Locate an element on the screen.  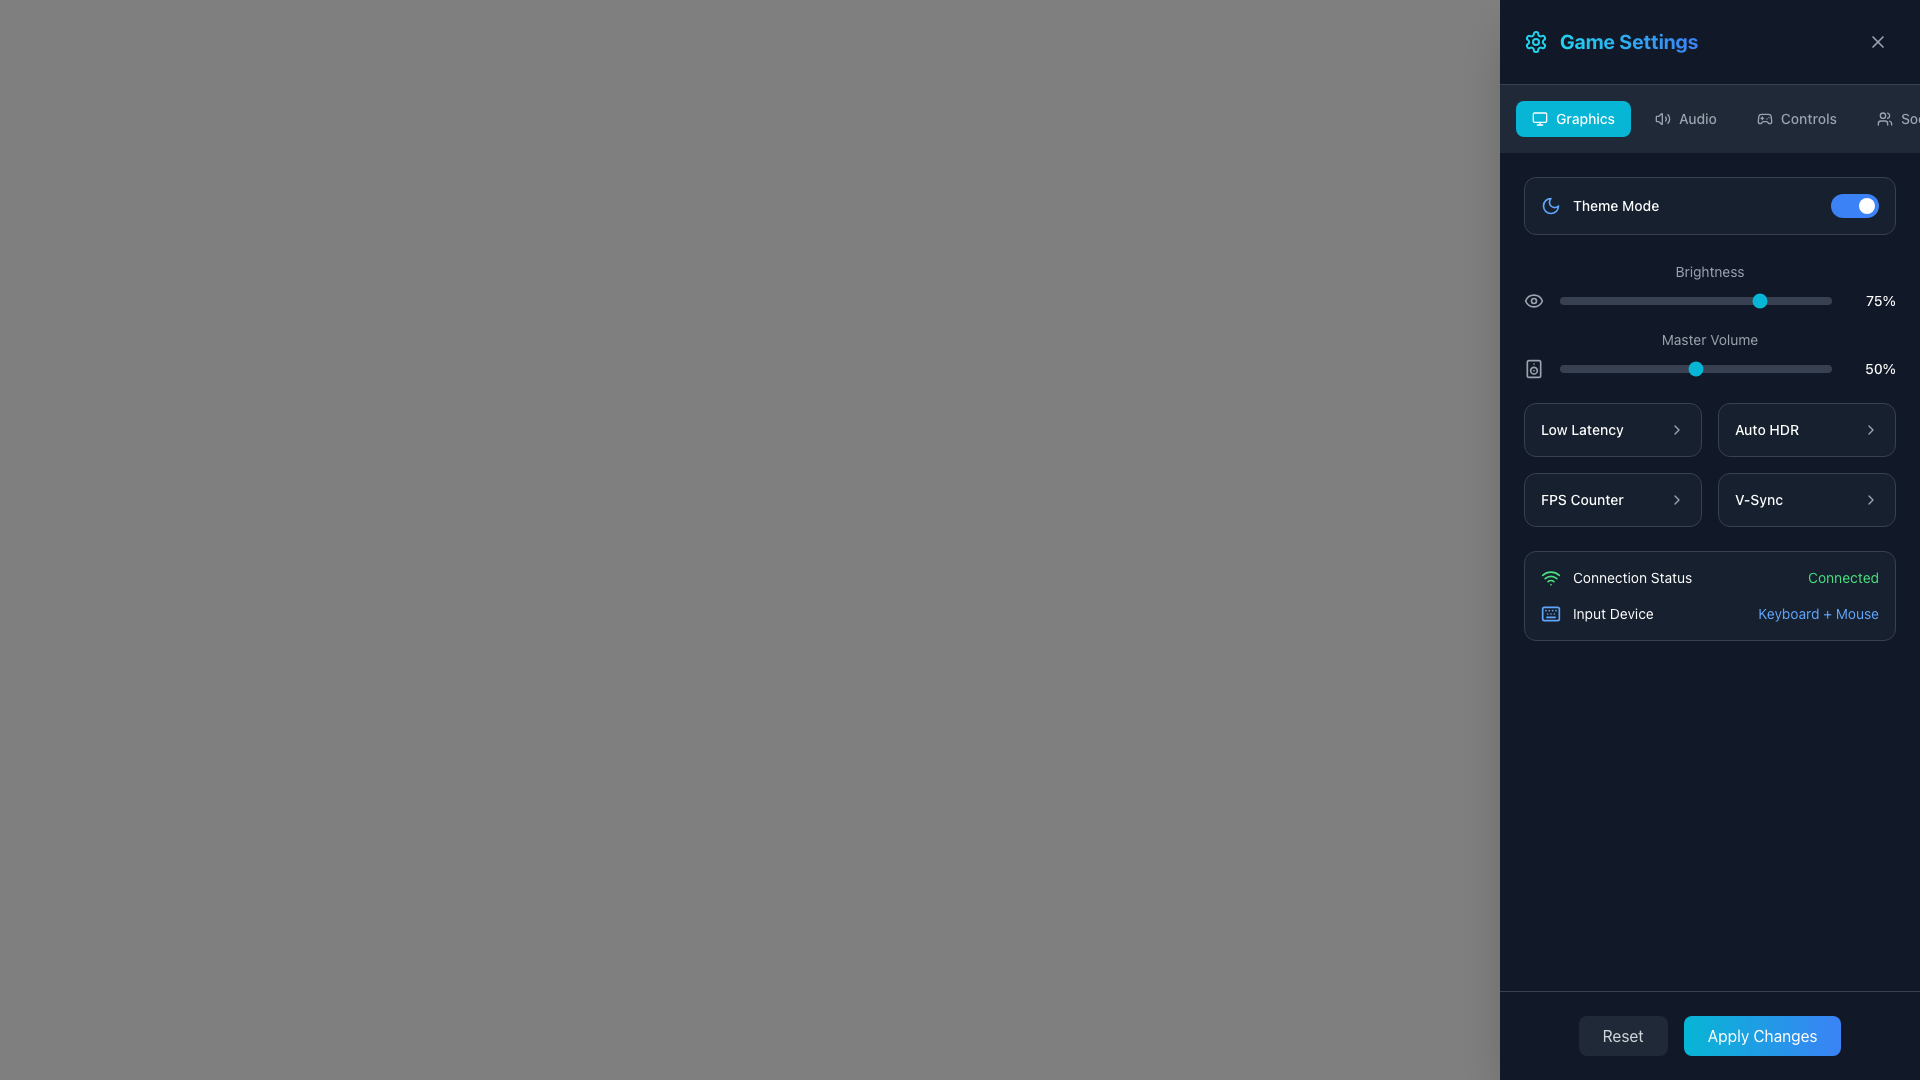
the circular blue moon icon with a crescent shape located in the 'Theme Mode' control section, to the left of the toggle switch is located at coordinates (1549, 205).